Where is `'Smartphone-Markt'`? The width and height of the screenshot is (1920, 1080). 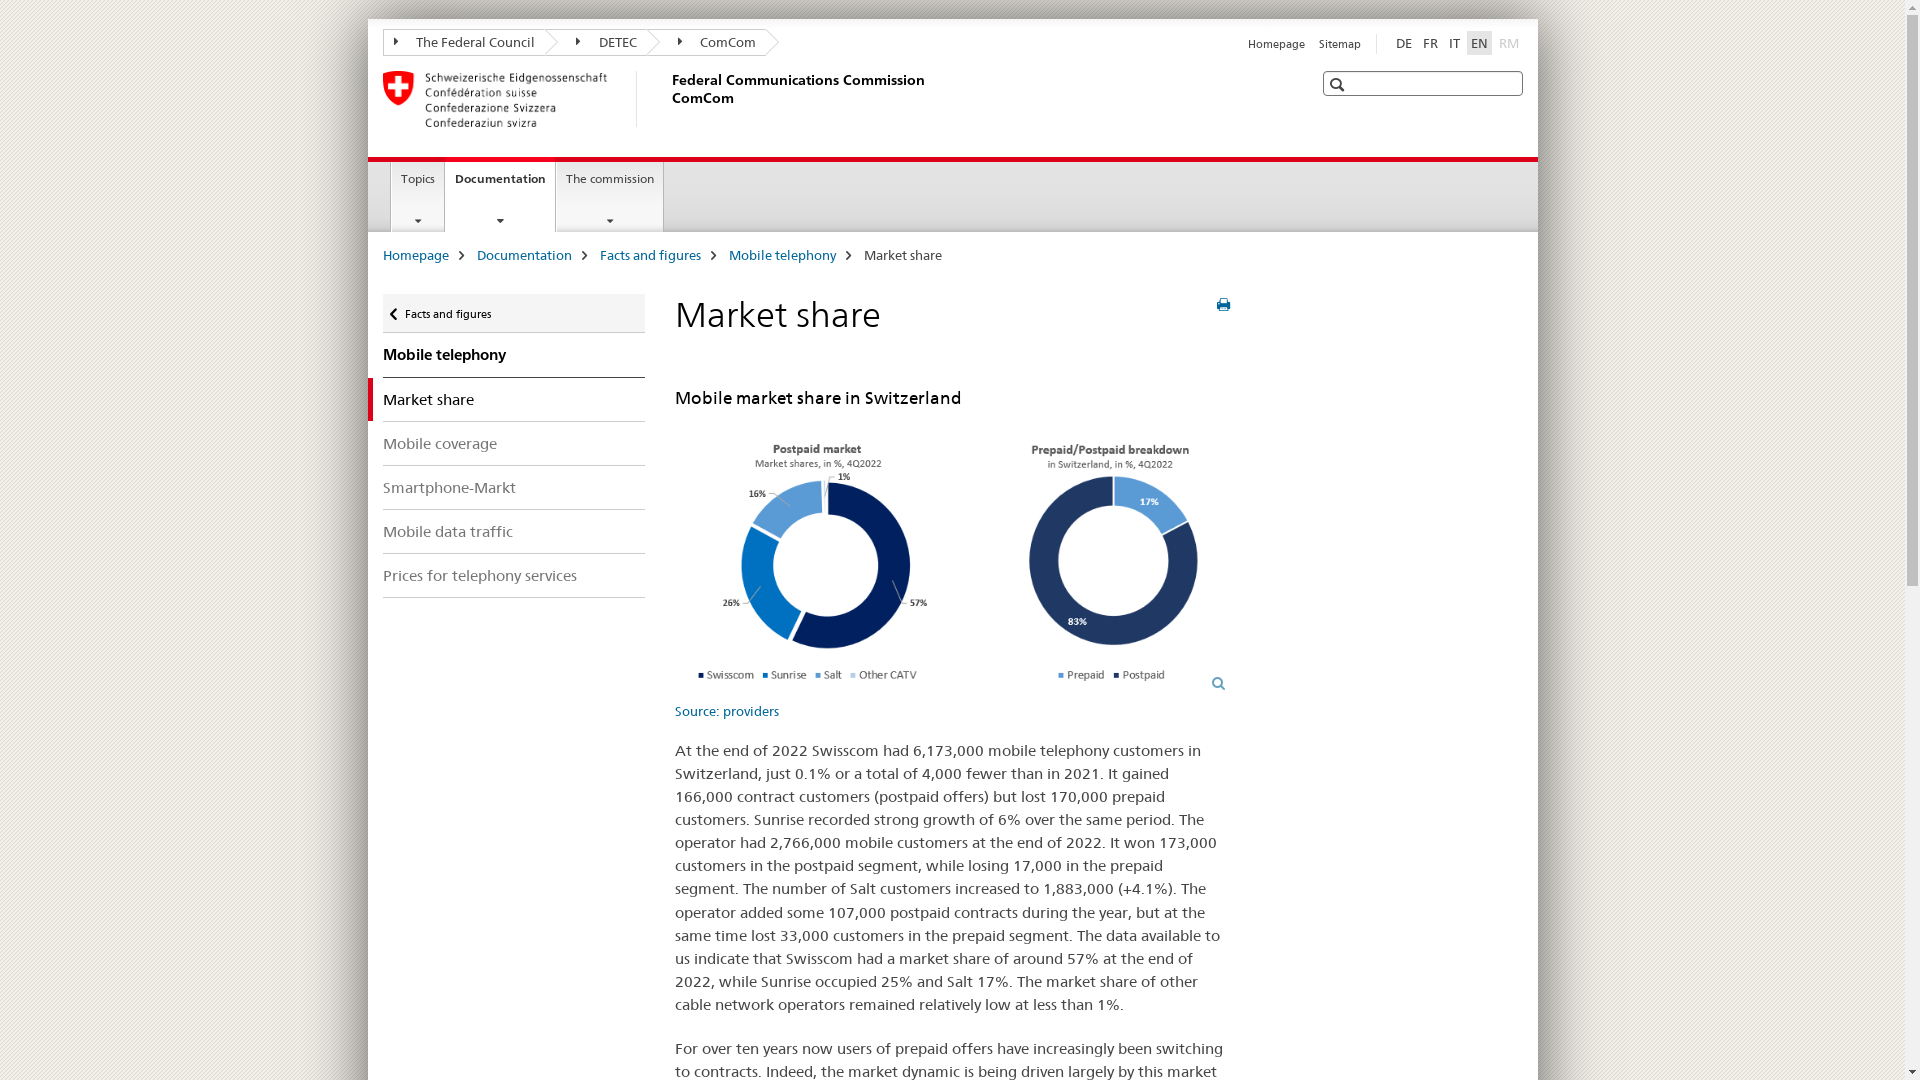 'Smartphone-Markt' is located at coordinates (513, 487).